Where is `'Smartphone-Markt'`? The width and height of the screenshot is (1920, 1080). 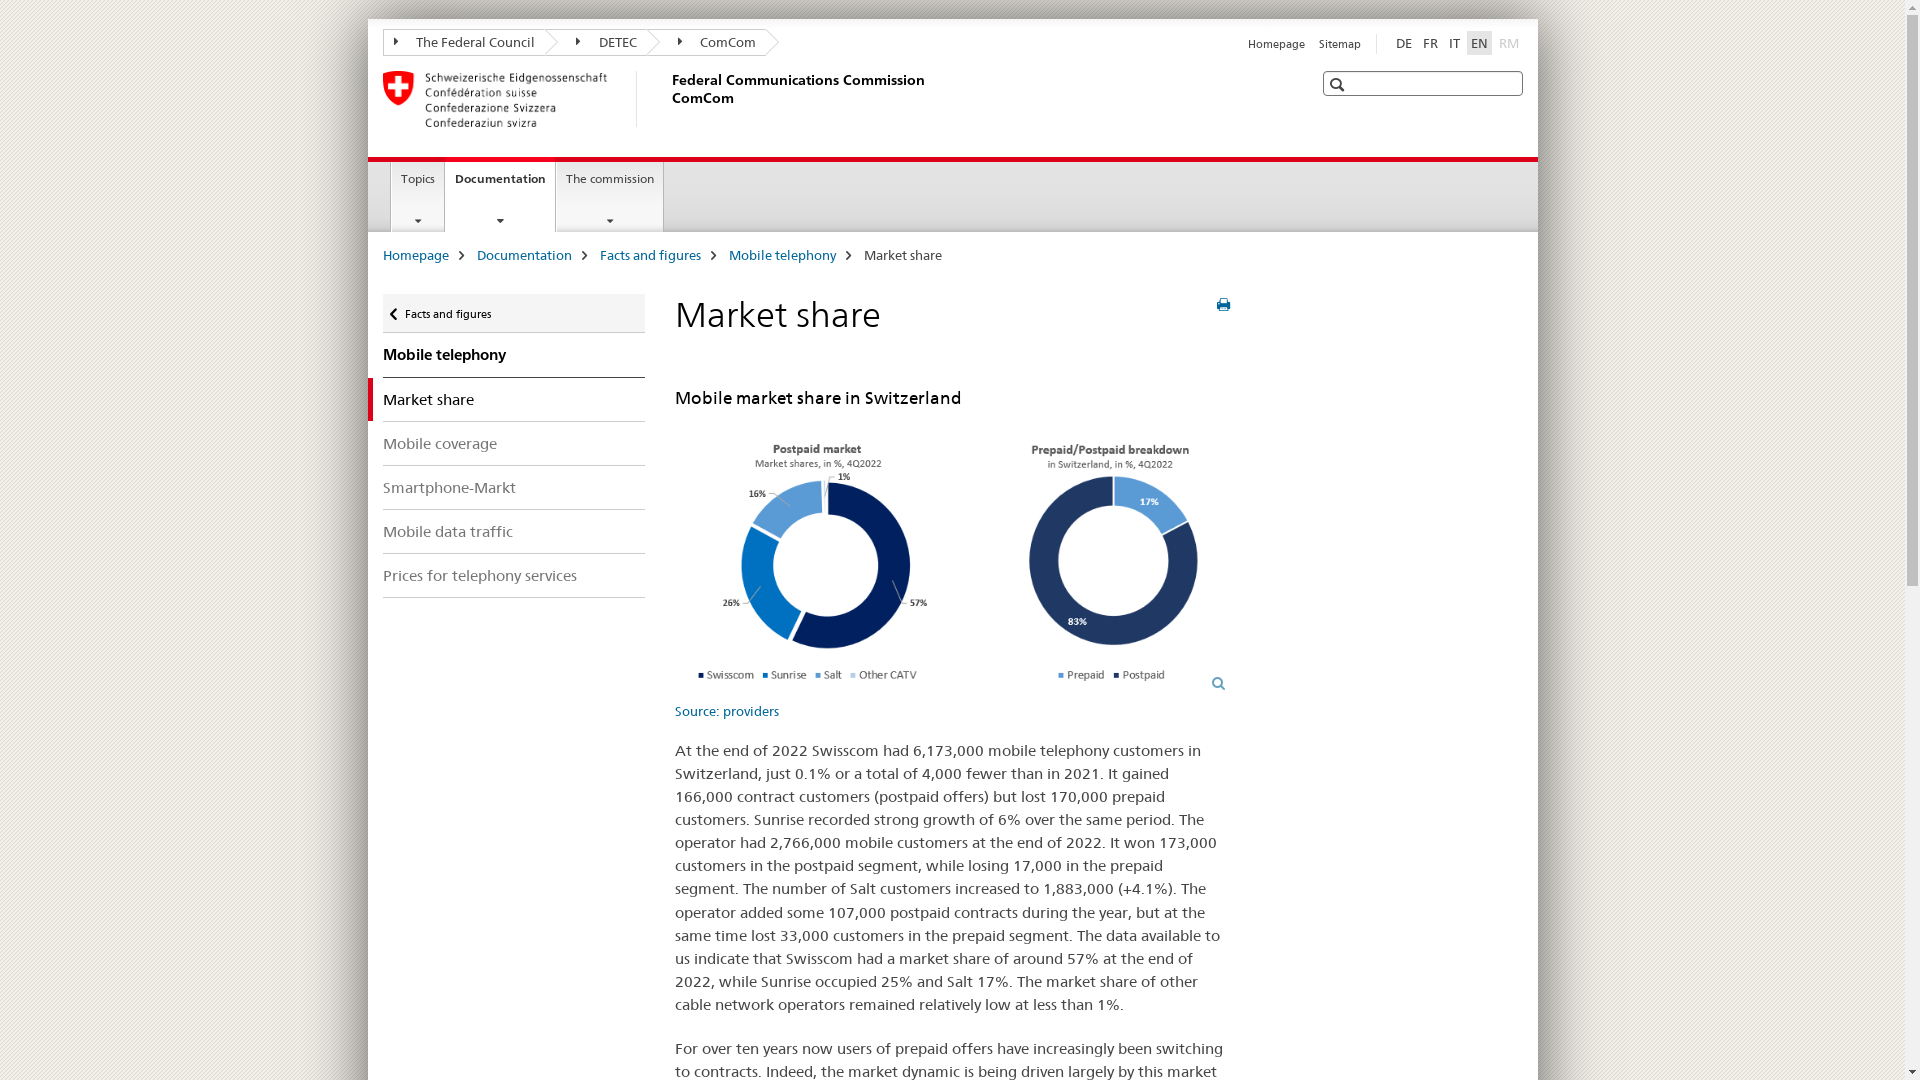 'Smartphone-Markt' is located at coordinates (513, 487).